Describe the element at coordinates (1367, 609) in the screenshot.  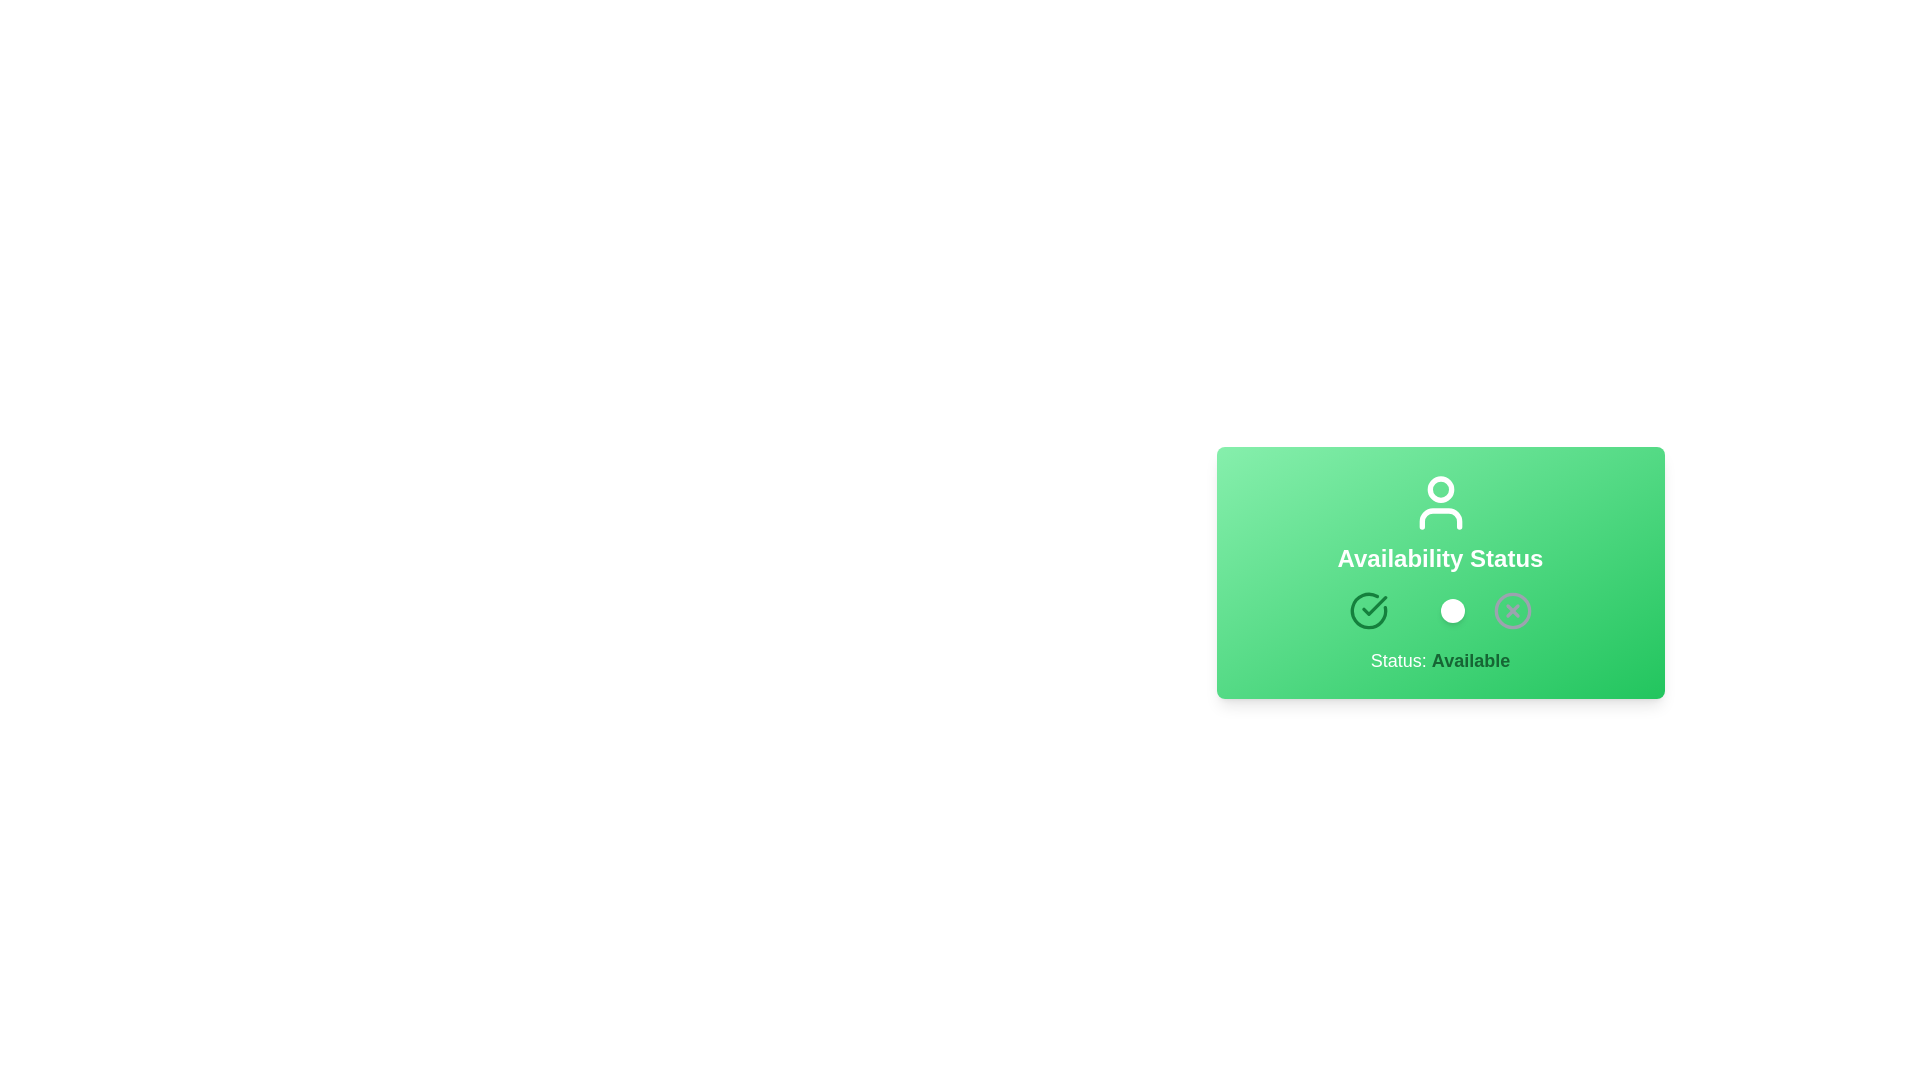
I see `the leftmost icon in a horizontal arrangement of three symbols, which indicates a positive or available status` at that location.